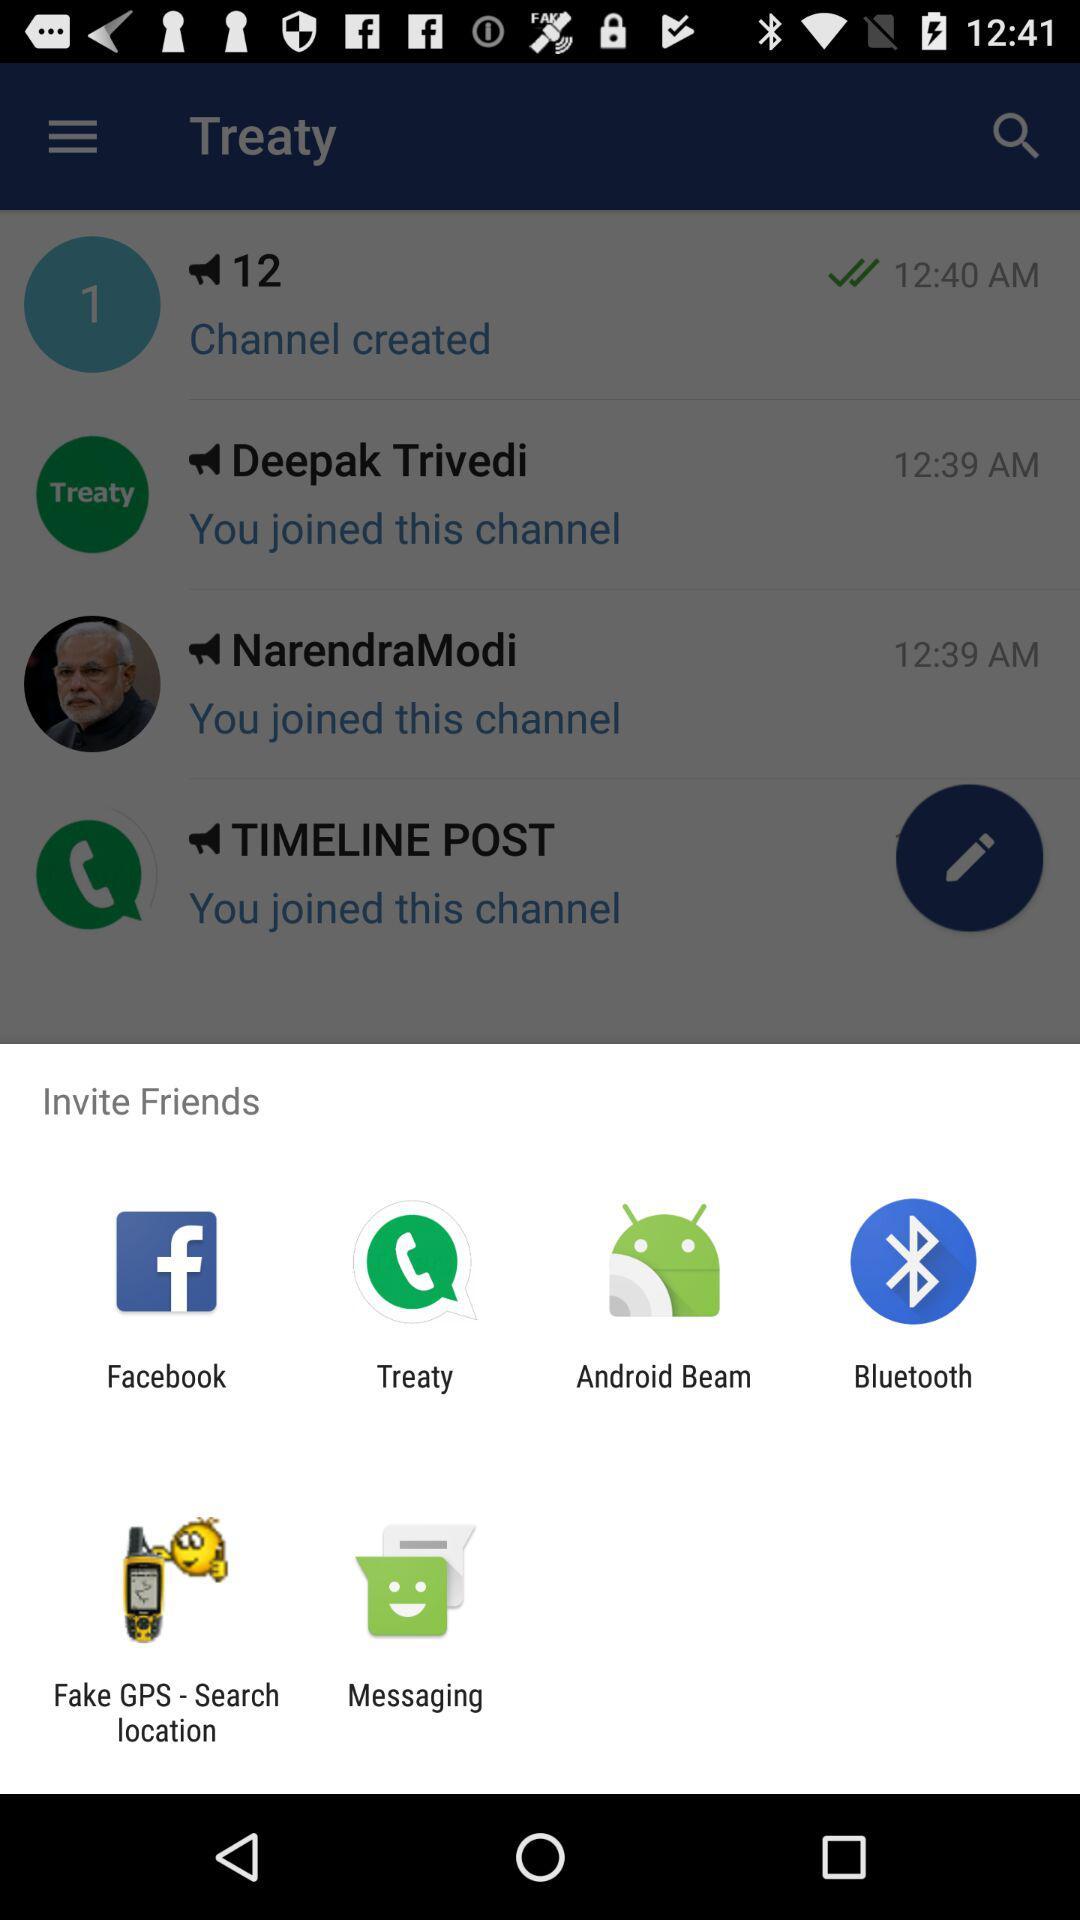 The image size is (1080, 1920). What do you see at coordinates (664, 1392) in the screenshot?
I see `the item next to bluetooth` at bounding box center [664, 1392].